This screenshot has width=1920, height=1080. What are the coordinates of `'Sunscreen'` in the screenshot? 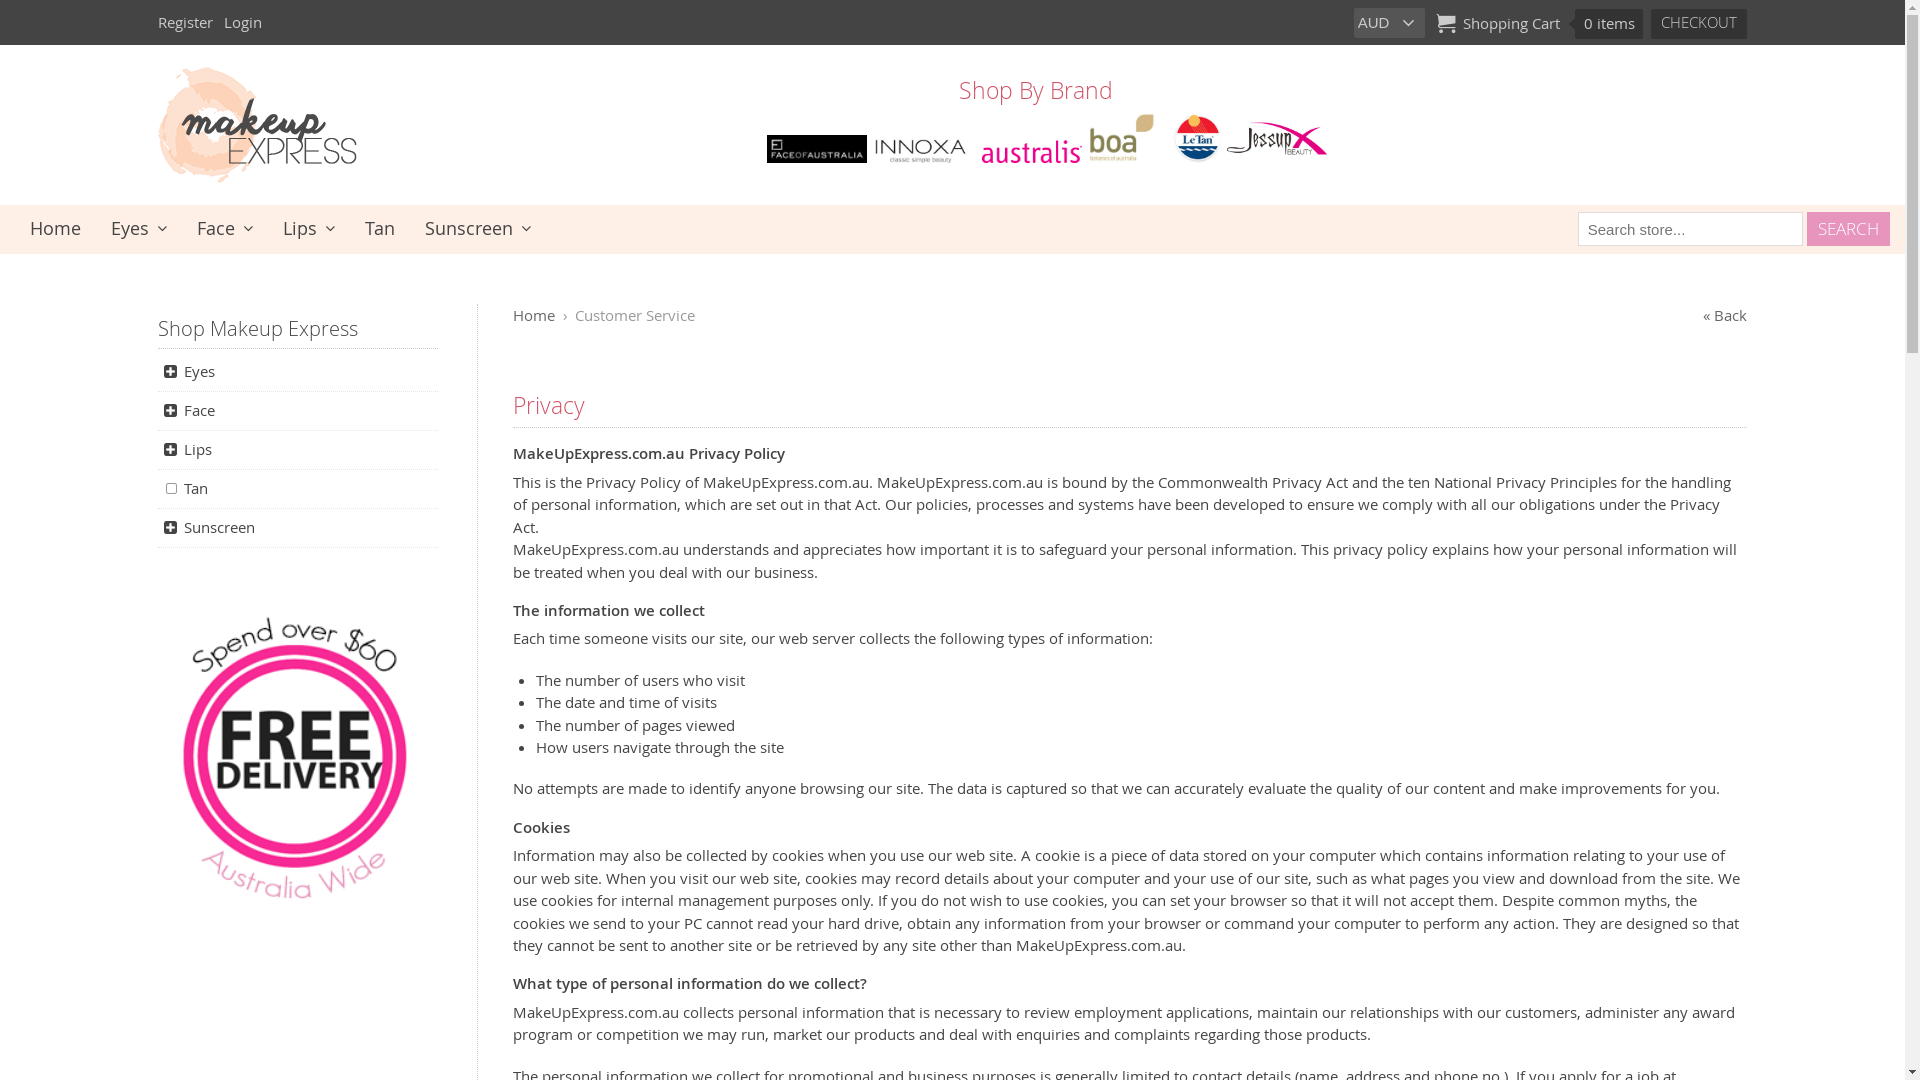 It's located at (157, 527).